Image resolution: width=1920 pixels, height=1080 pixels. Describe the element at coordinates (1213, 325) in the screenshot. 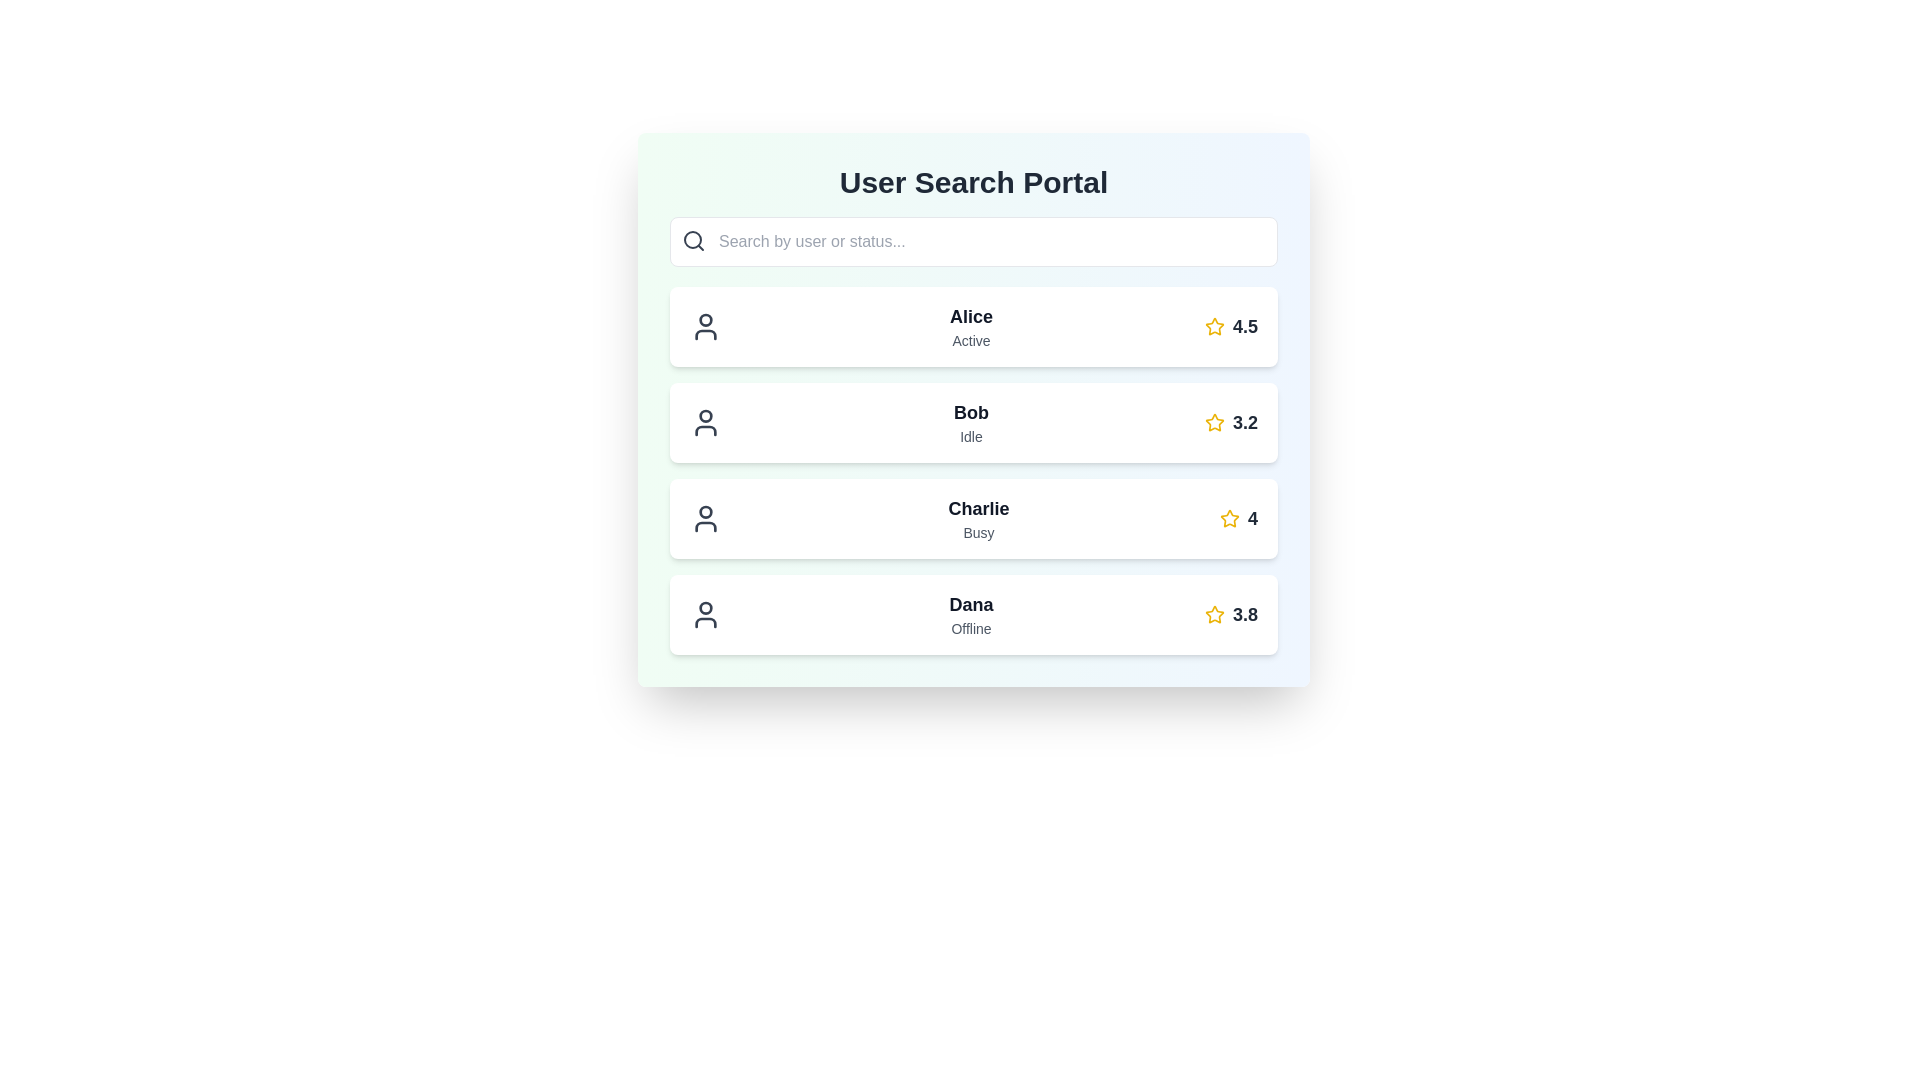

I see `the decorative star icon indicating the favorite status for the user 'Alice' in the rating indicator located on the far-right side of the entry` at that location.